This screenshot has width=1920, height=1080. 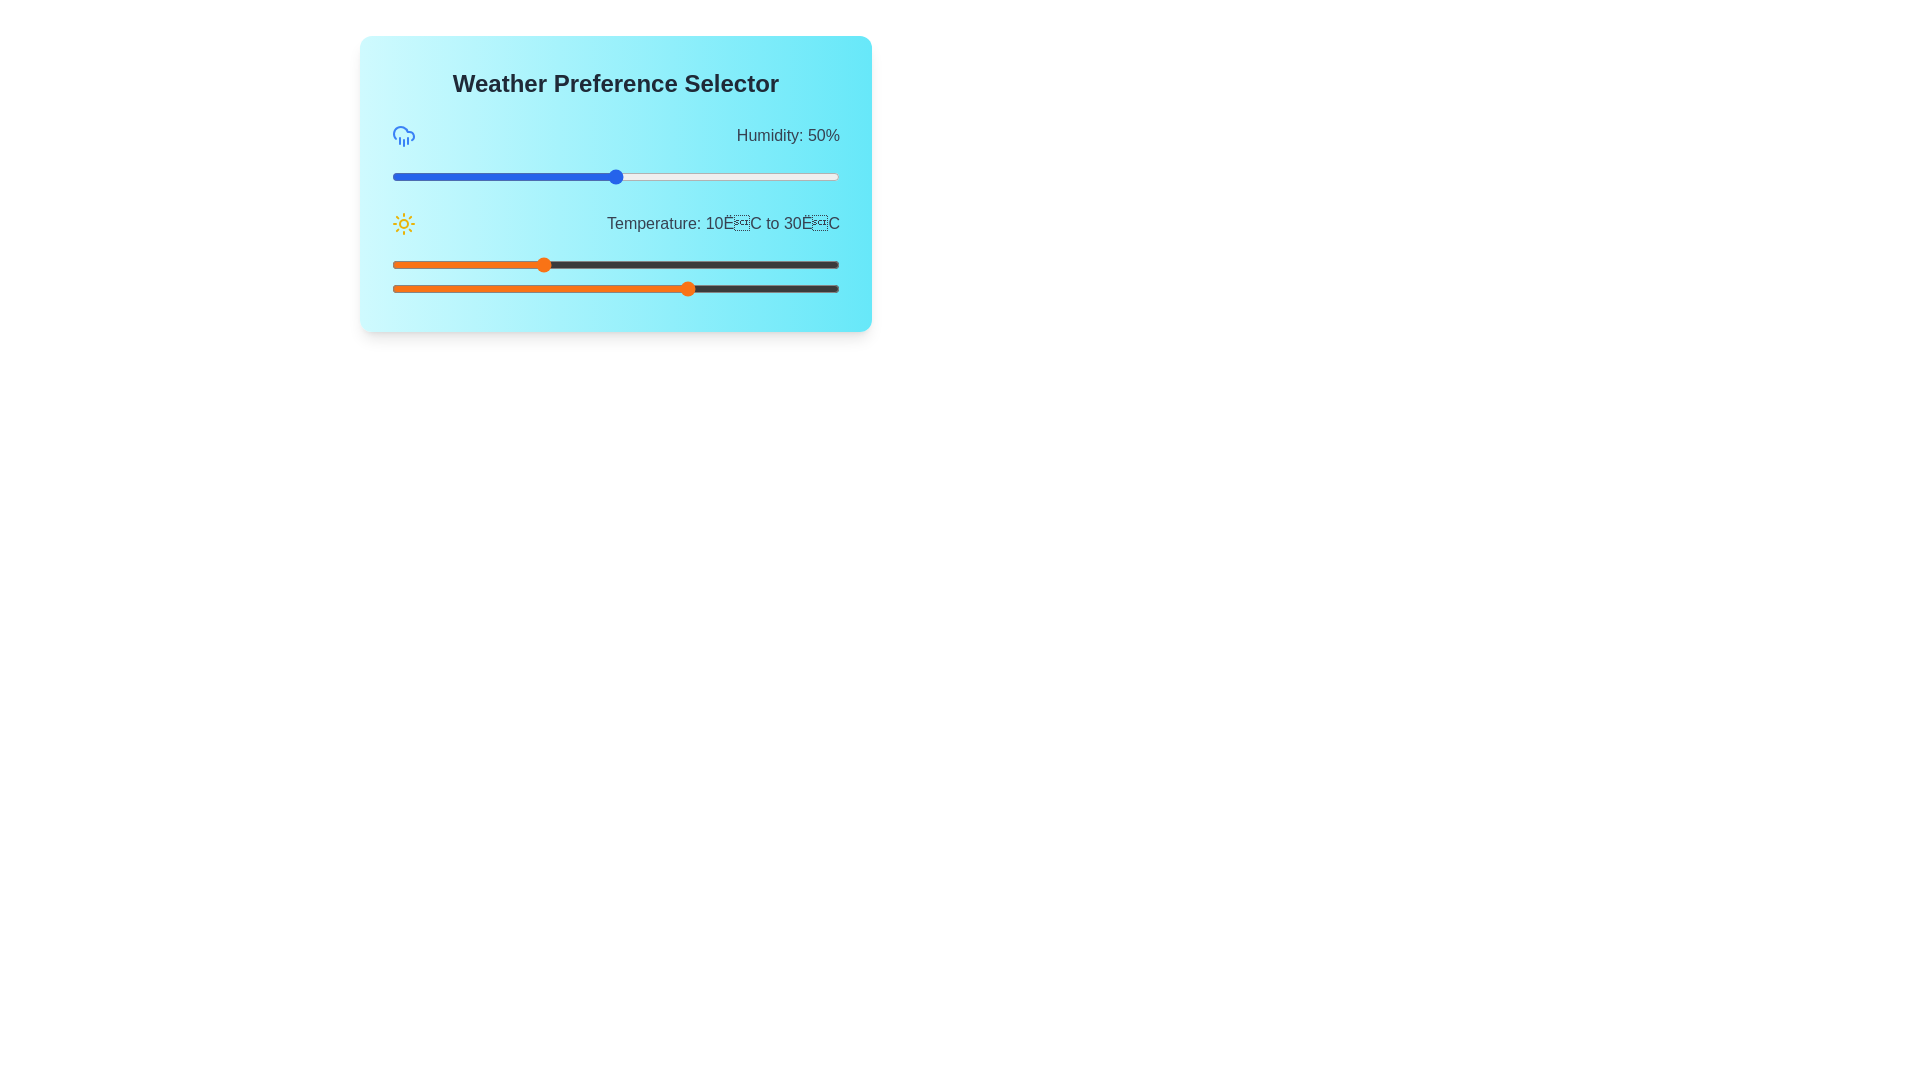 What do you see at coordinates (556, 289) in the screenshot?
I see `the maximum temperature slider to 12 degrees Celsius` at bounding box center [556, 289].